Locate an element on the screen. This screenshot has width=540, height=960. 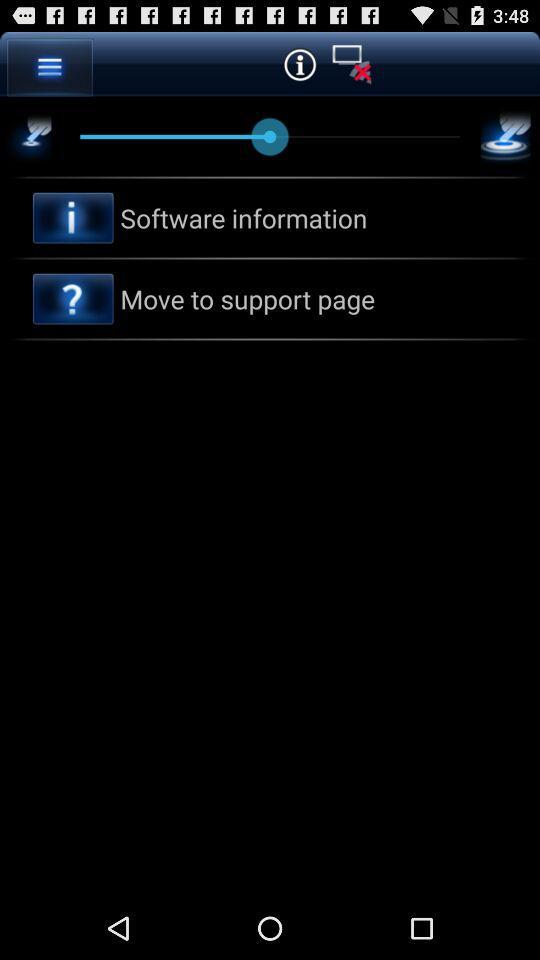
the menu icon is located at coordinates (50, 71).